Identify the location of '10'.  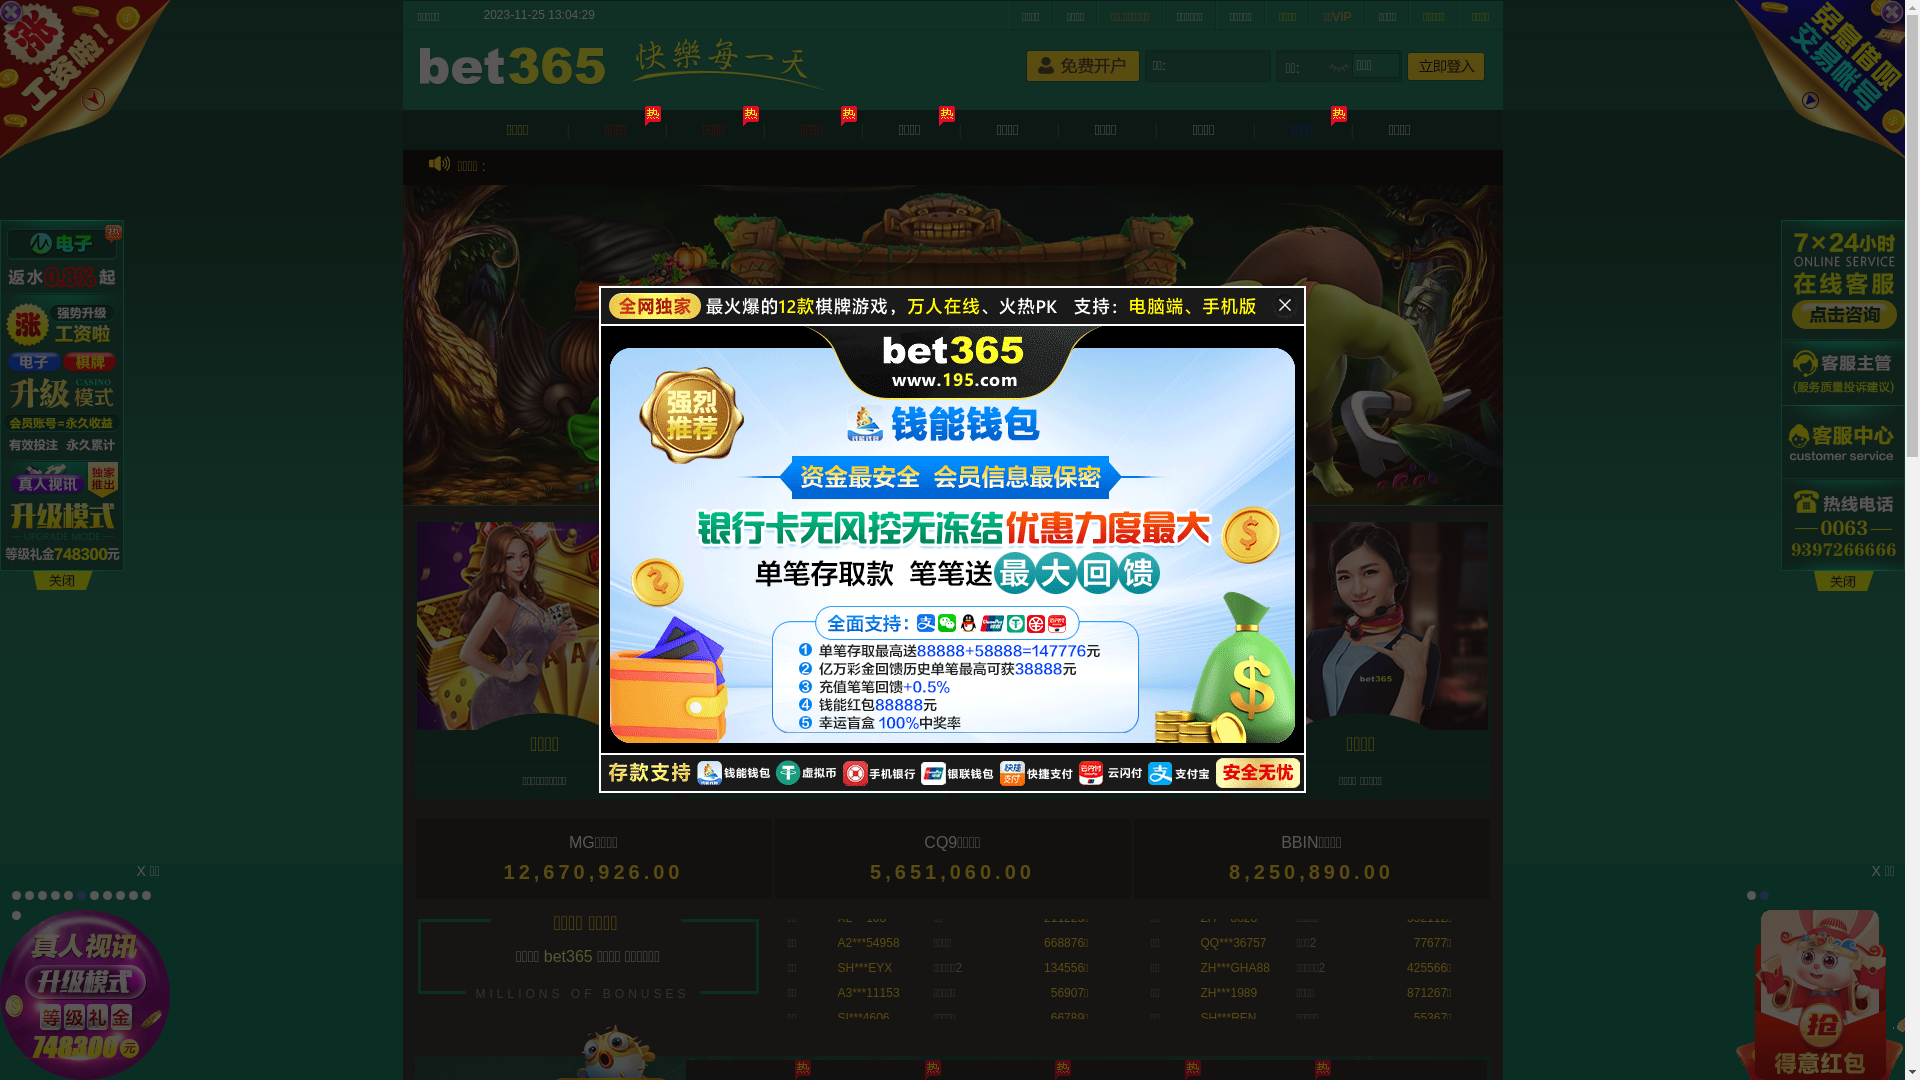
(132, 894).